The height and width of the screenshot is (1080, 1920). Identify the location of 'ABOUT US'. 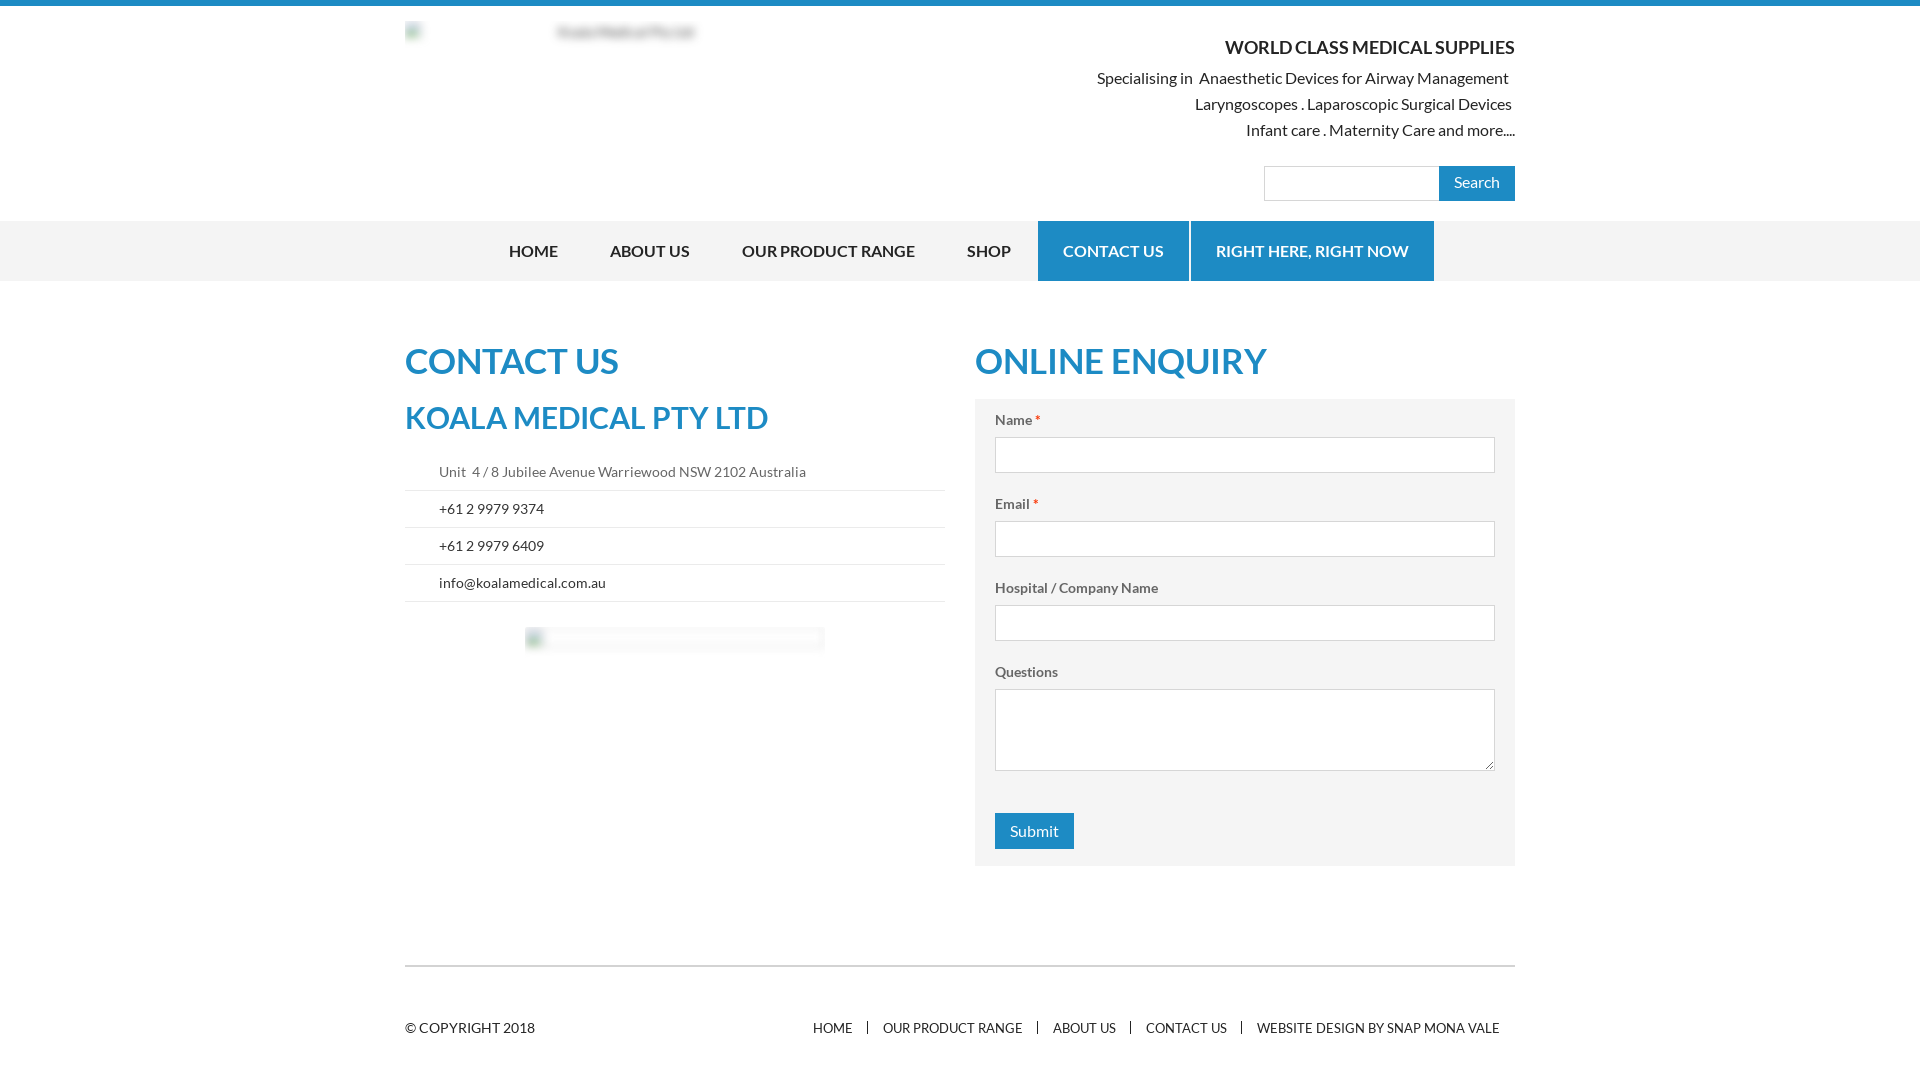
(584, 249).